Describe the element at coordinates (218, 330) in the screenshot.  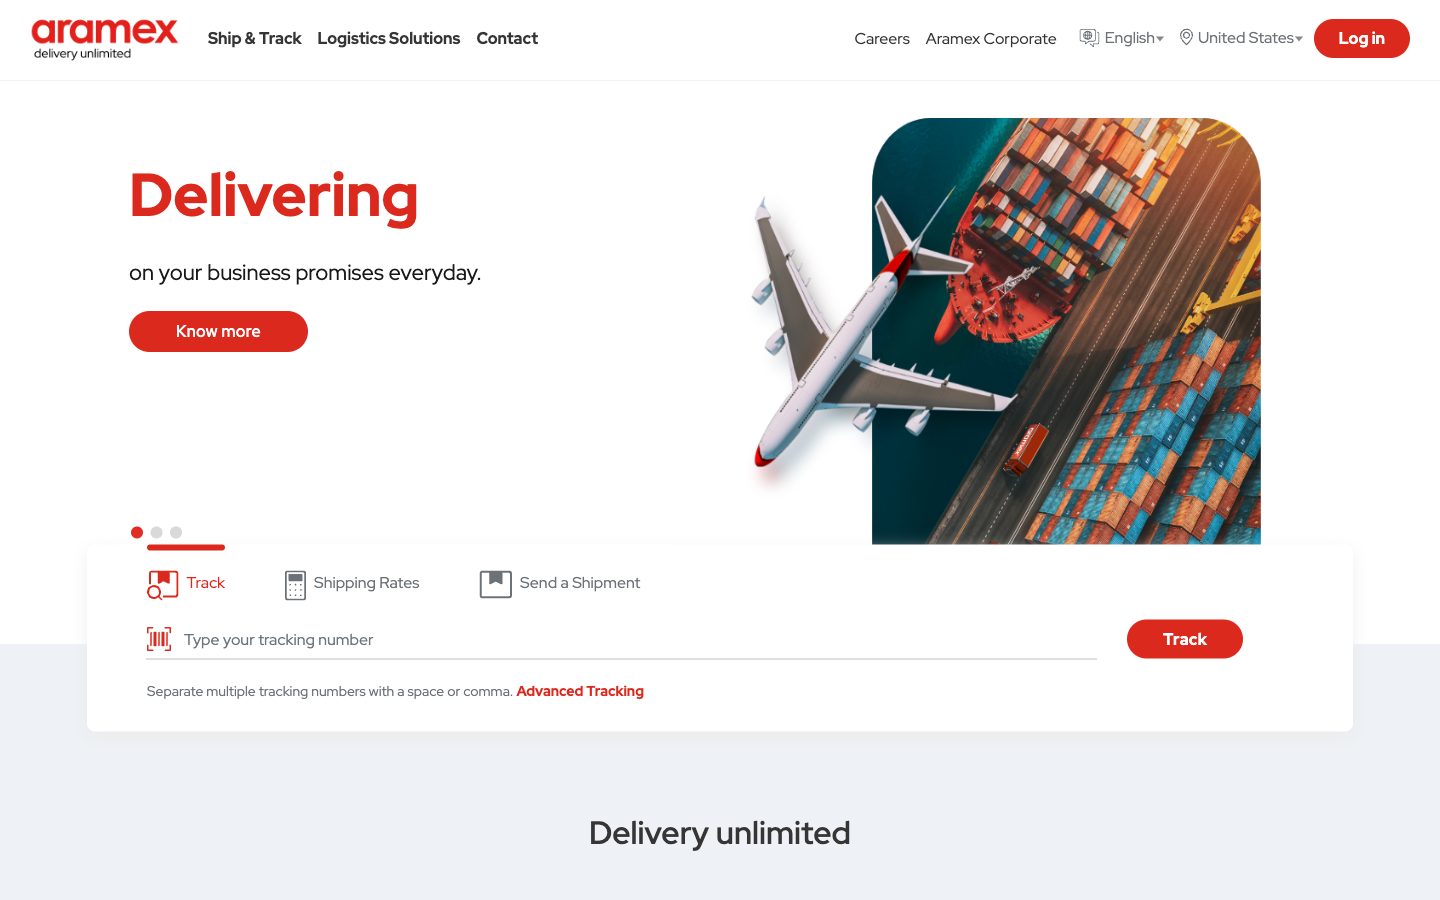
I see `the knowledge page by clicking the "know more" button` at that location.